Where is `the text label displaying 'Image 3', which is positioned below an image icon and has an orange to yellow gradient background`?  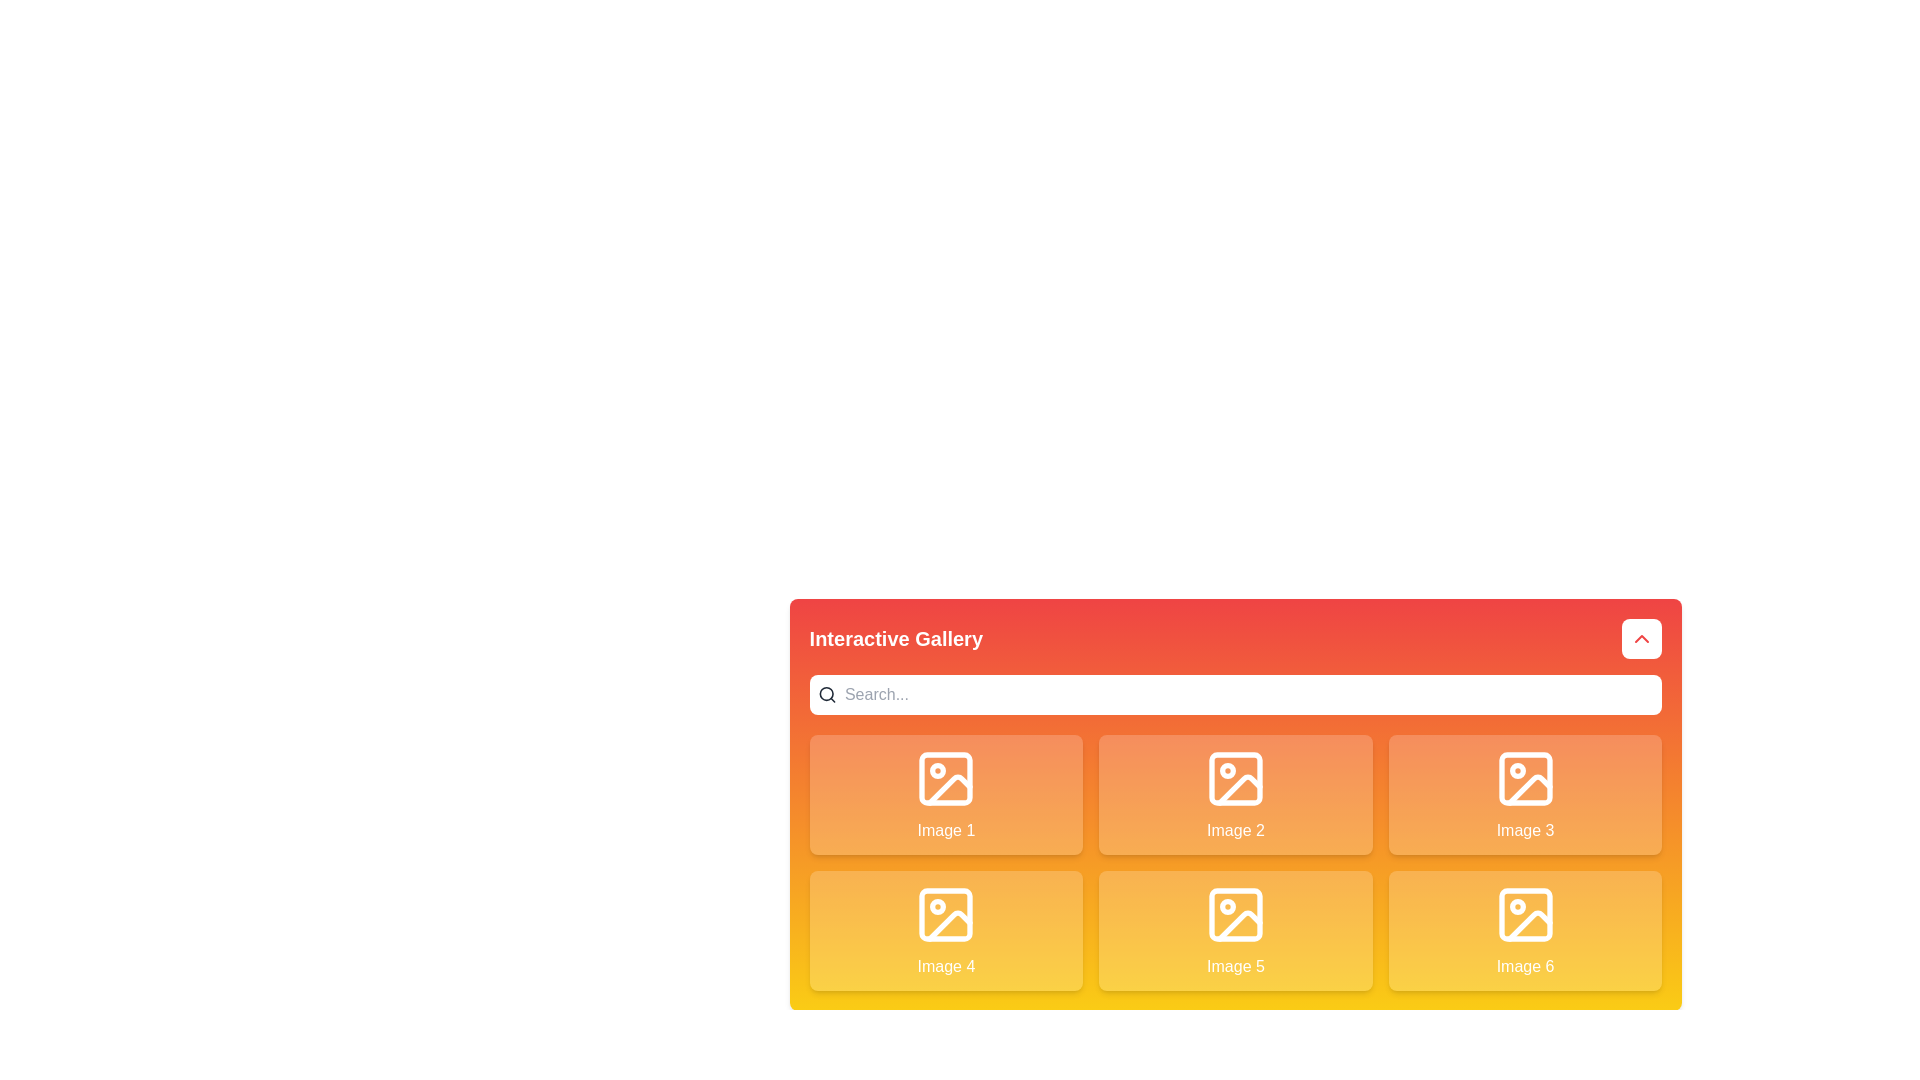 the text label displaying 'Image 3', which is positioned below an image icon and has an orange to yellow gradient background is located at coordinates (1524, 830).